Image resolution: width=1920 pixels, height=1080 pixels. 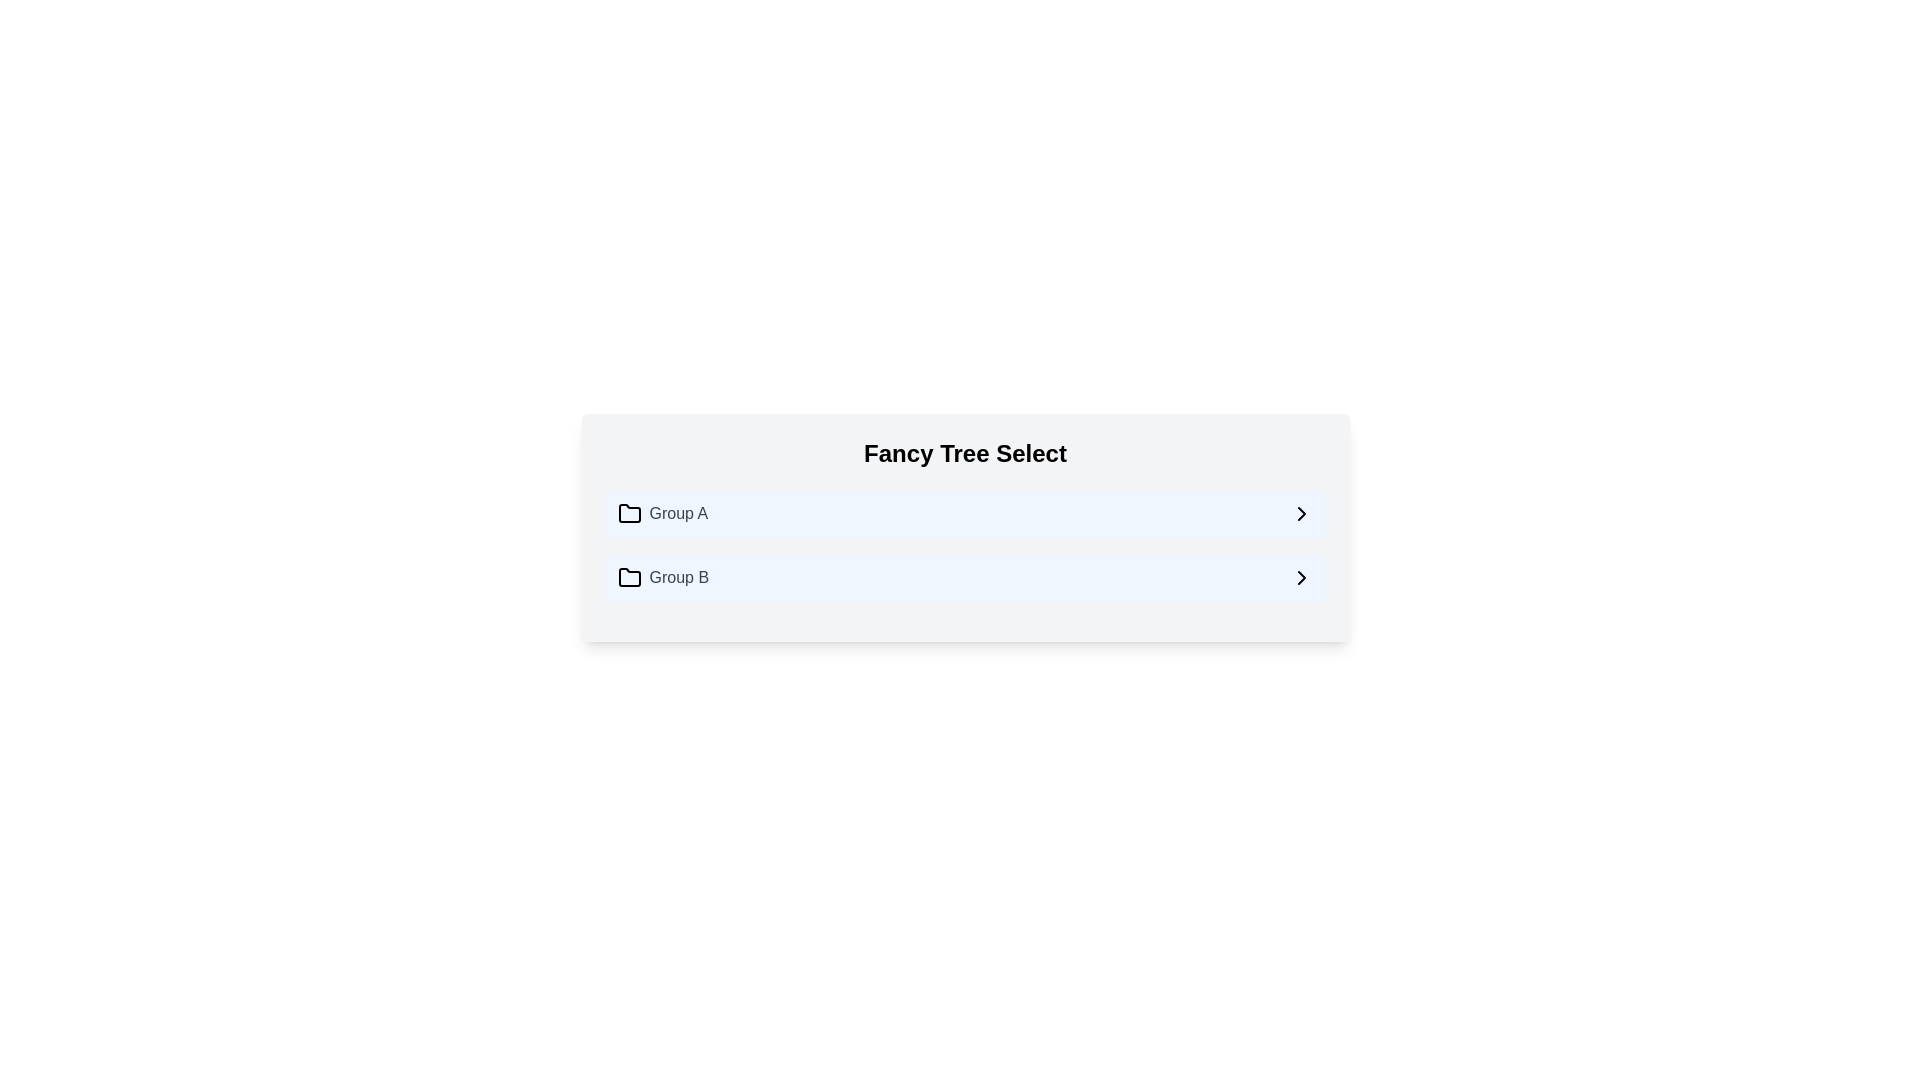 What do you see at coordinates (678, 512) in the screenshot?
I see `the static text label displaying 'Group A', which is styled with medium-sized gray font and positioned to the right of a folder icon in a vertical list layout` at bounding box center [678, 512].